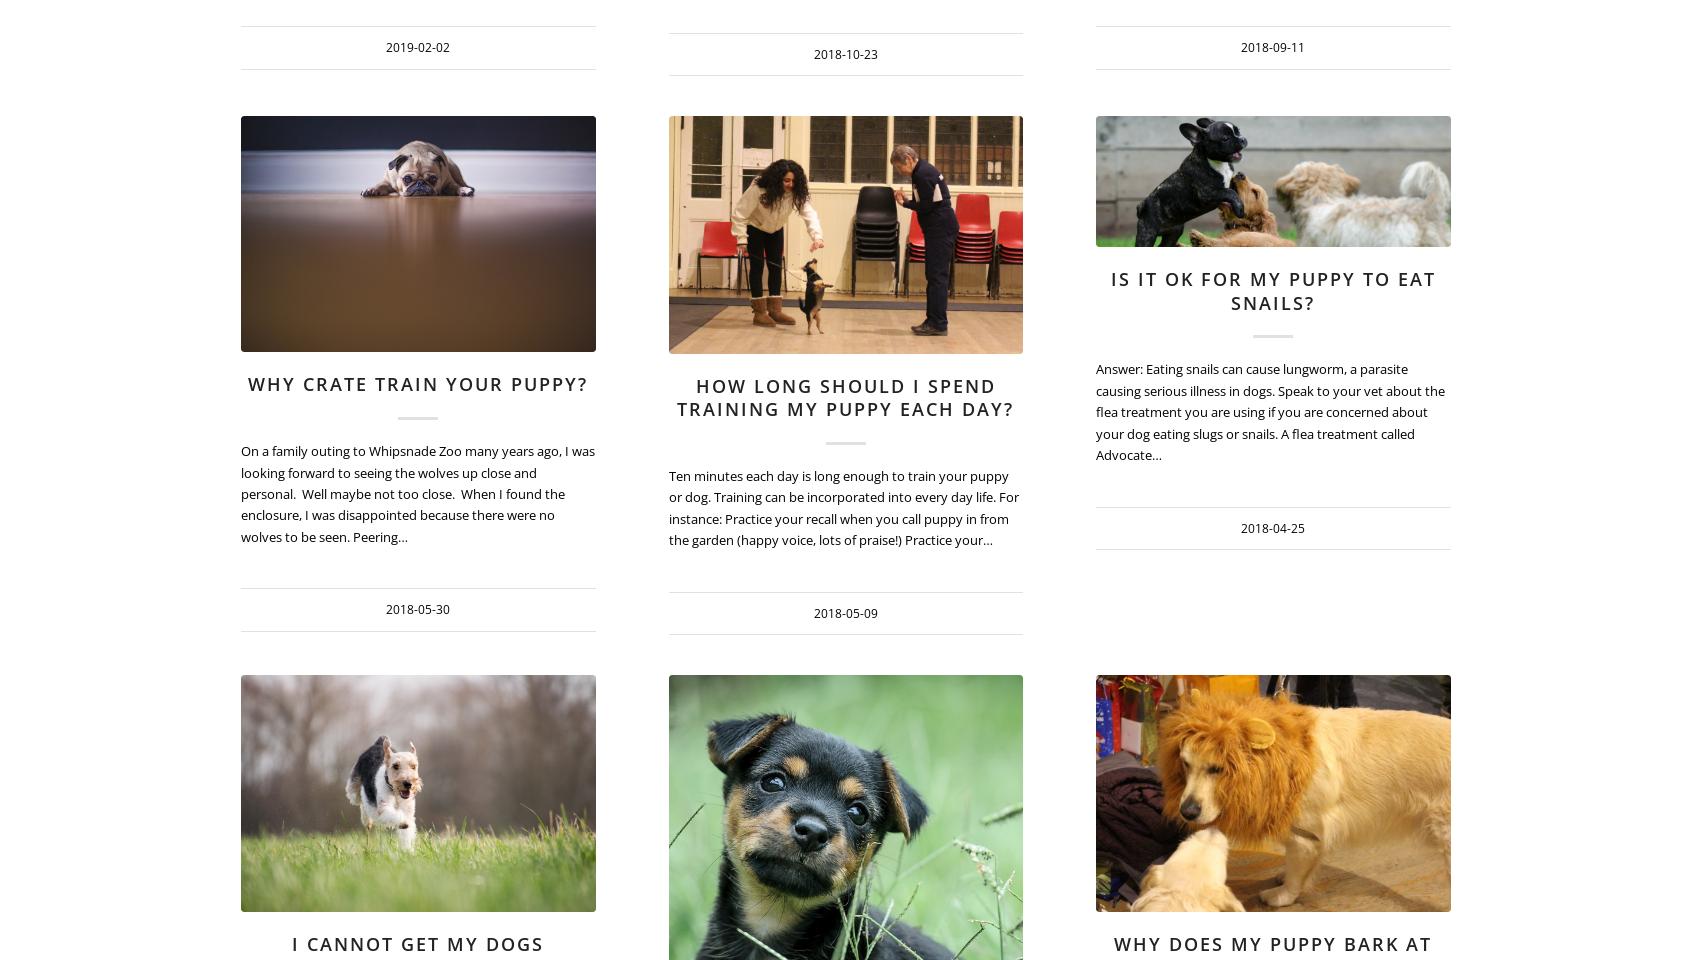  Describe the element at coordinates (1269, 411) in the screenshot. I see `'Answer:

Eating snails can cause lungworm, a parasite causing serious illness in dogs.

Speak to your vet about the flea treatment you are using if you are concerned about your dog eating slugs or snails. A flea treatment called Advocate…'` at that location.